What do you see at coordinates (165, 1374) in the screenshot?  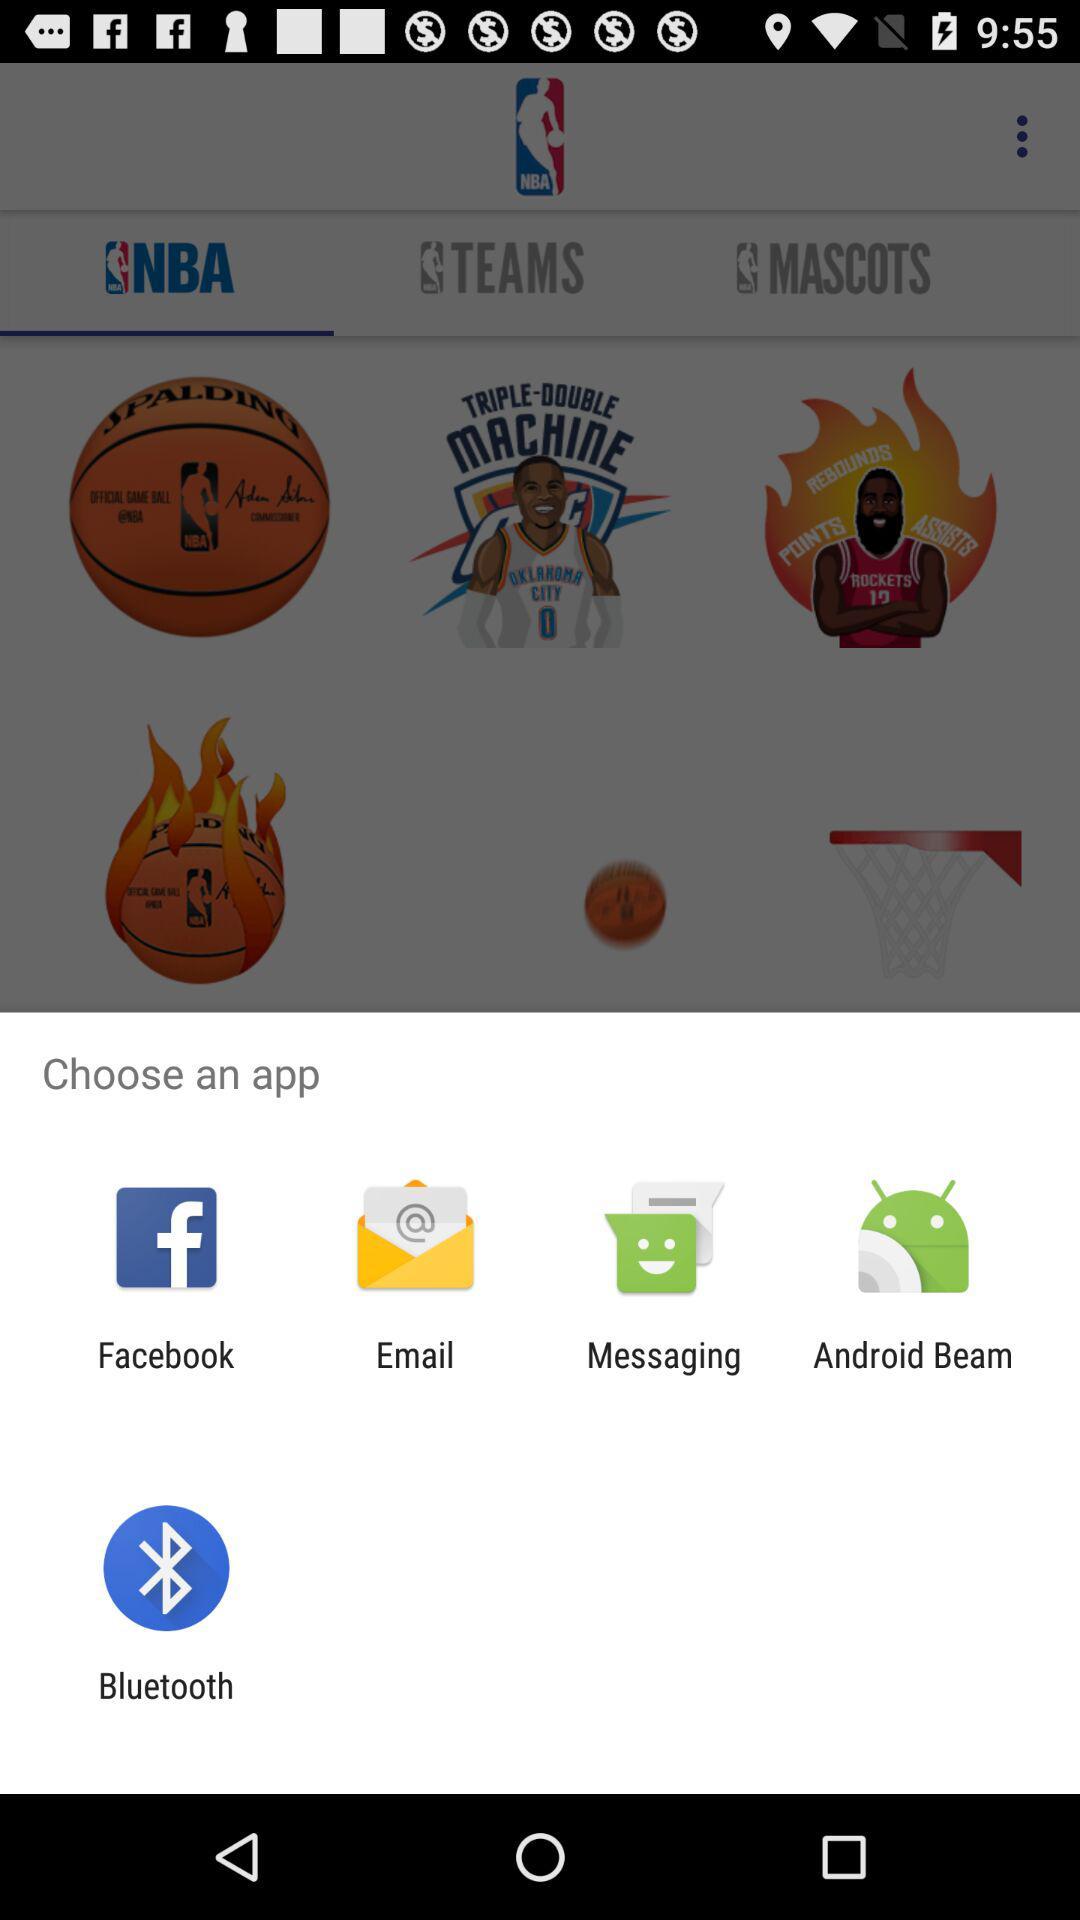 I see `icon next to the email app` at bounding box center [165, 1374].